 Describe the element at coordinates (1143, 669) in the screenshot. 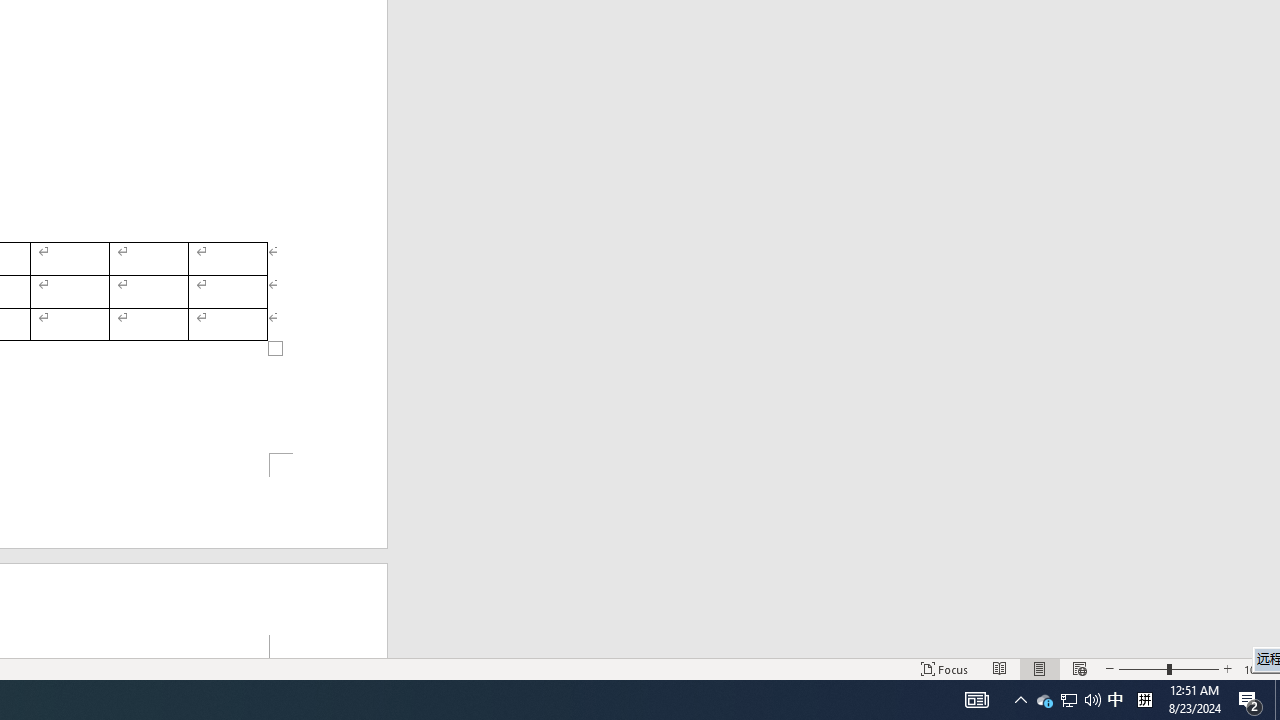

I see `'Zoom Out'` at that location.